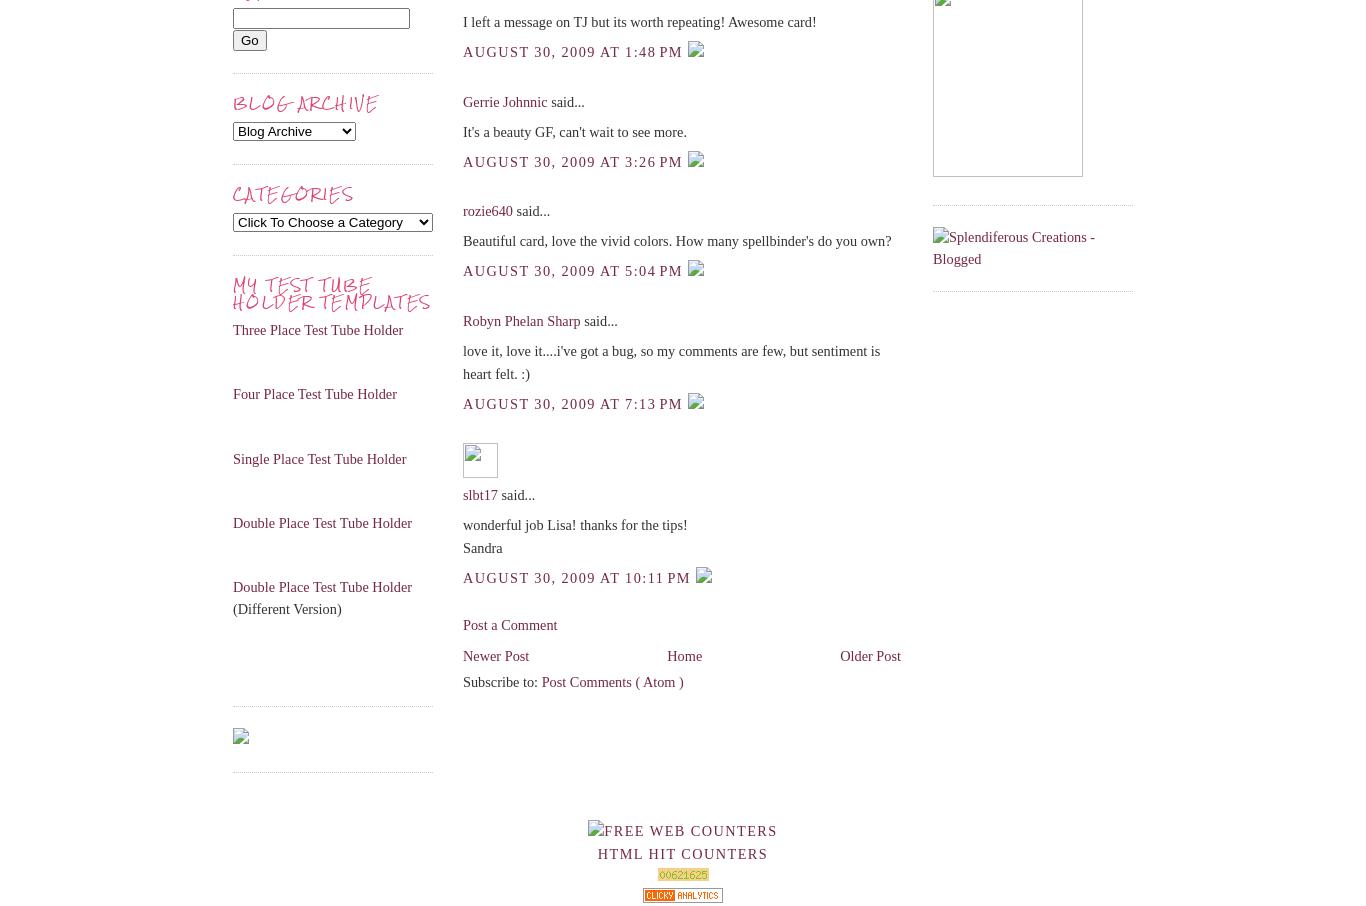 The height and width of the screenshot is (906, 1366). What do you see at coordinates (573, 270) in the screenshot?
I see `'August 30, 2009 at 5:04 PM'` at bounding box center [573, 270].